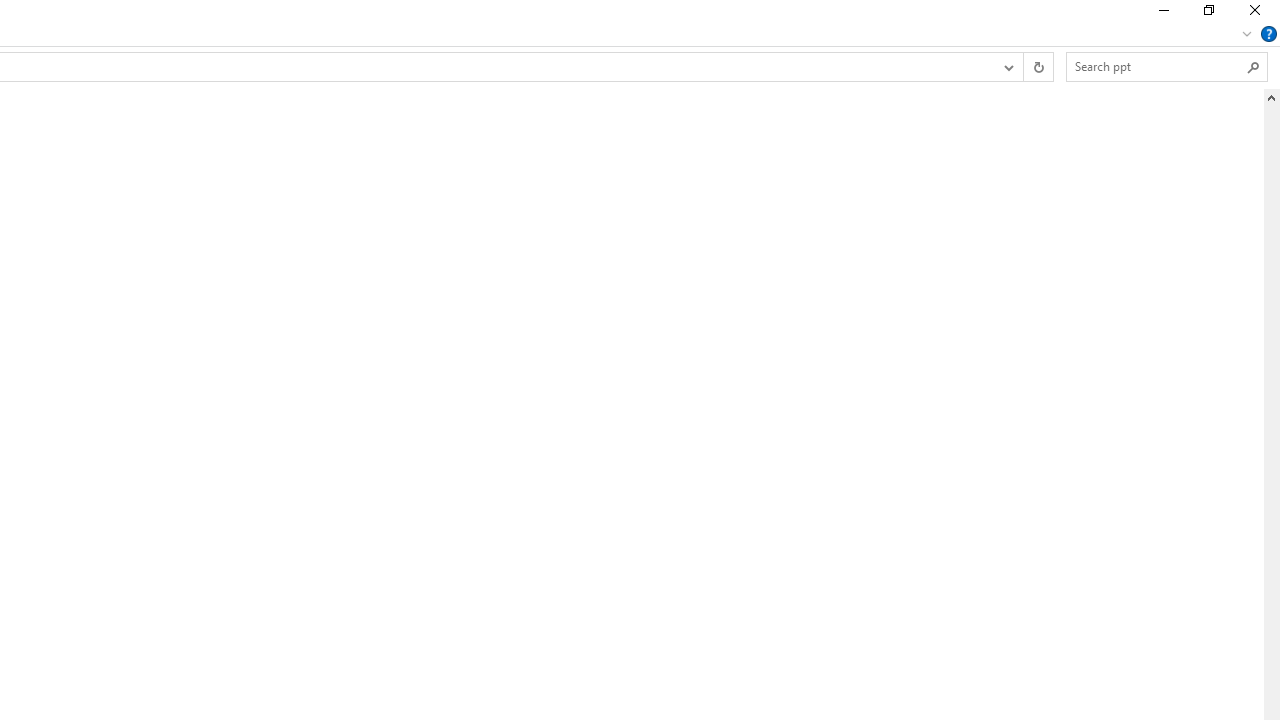 This screenshot has width=1280, height=720. Describe the element at coordinates (1008, 65) in the screenshot. I see `'Previous Locations'` at that location.